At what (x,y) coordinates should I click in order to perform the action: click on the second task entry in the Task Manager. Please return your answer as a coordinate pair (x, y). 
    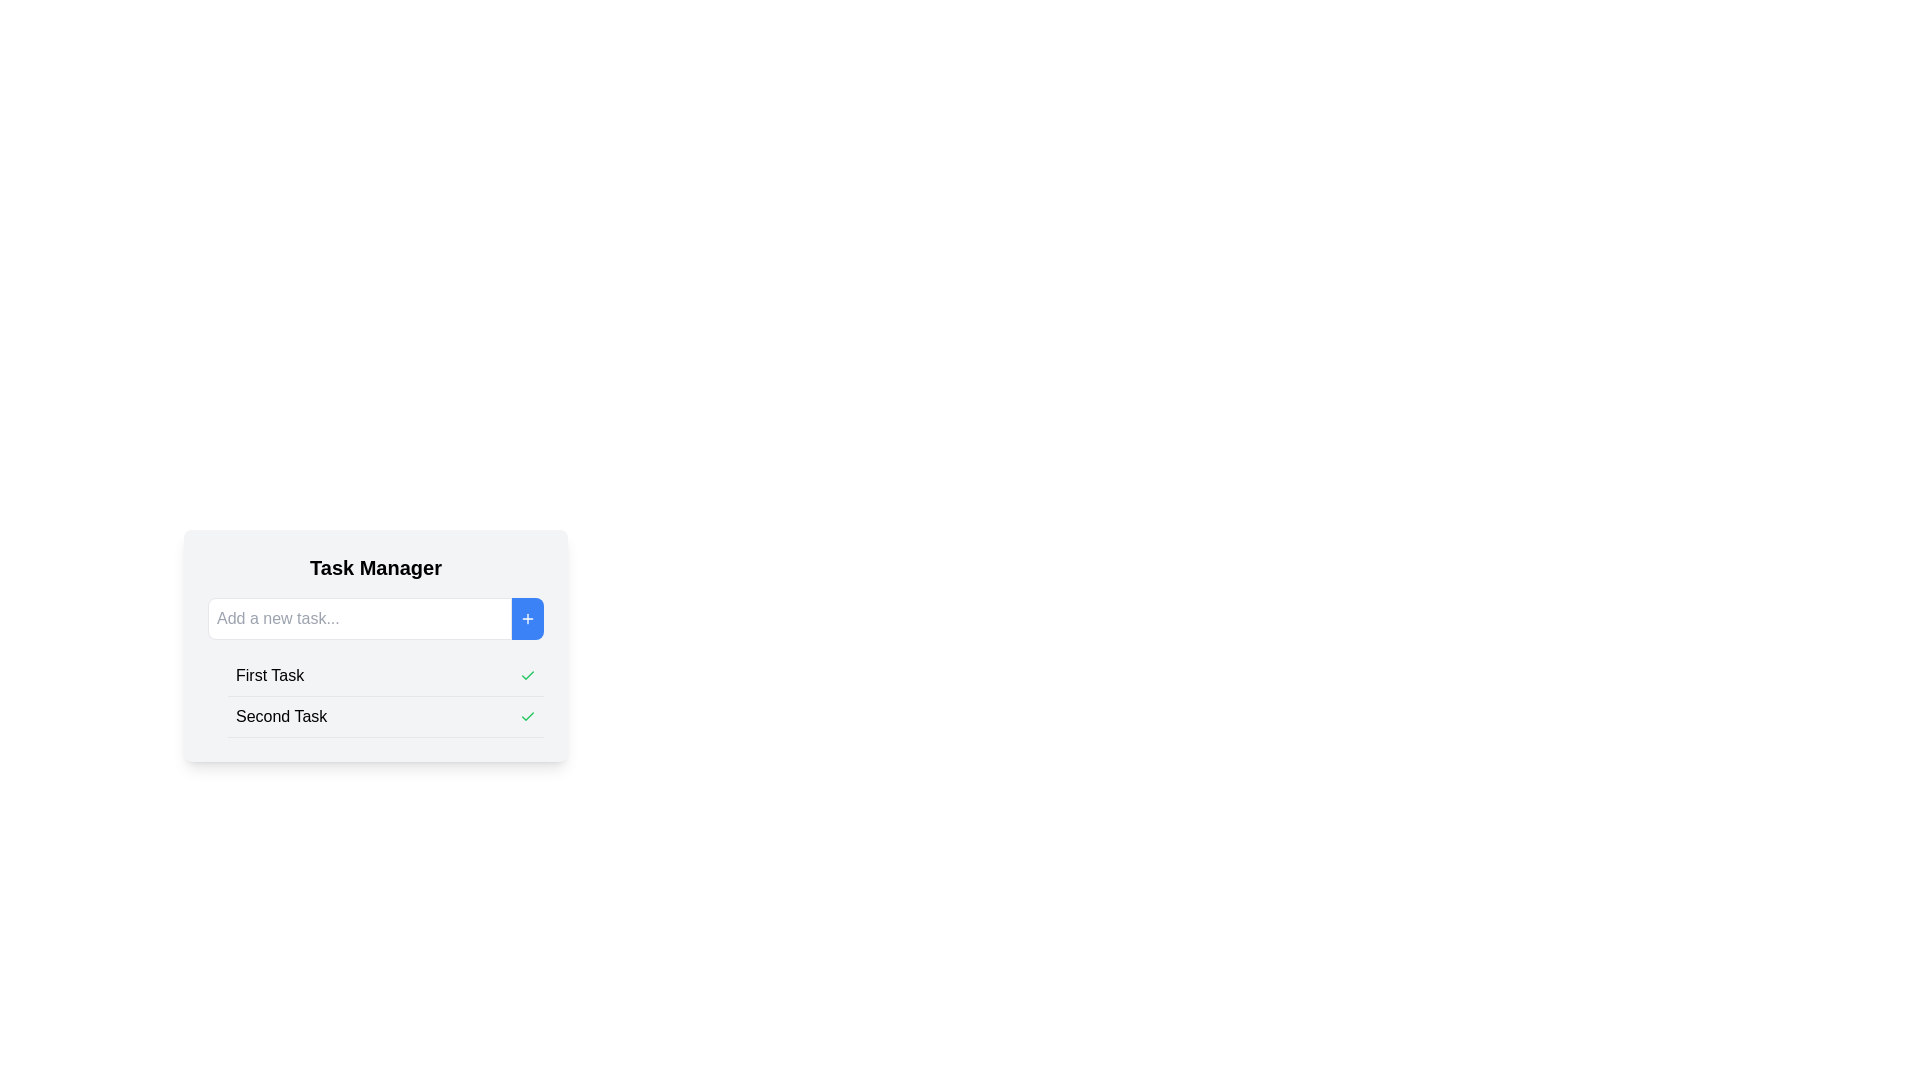
    Looking at the image, I should click on (385, 716).